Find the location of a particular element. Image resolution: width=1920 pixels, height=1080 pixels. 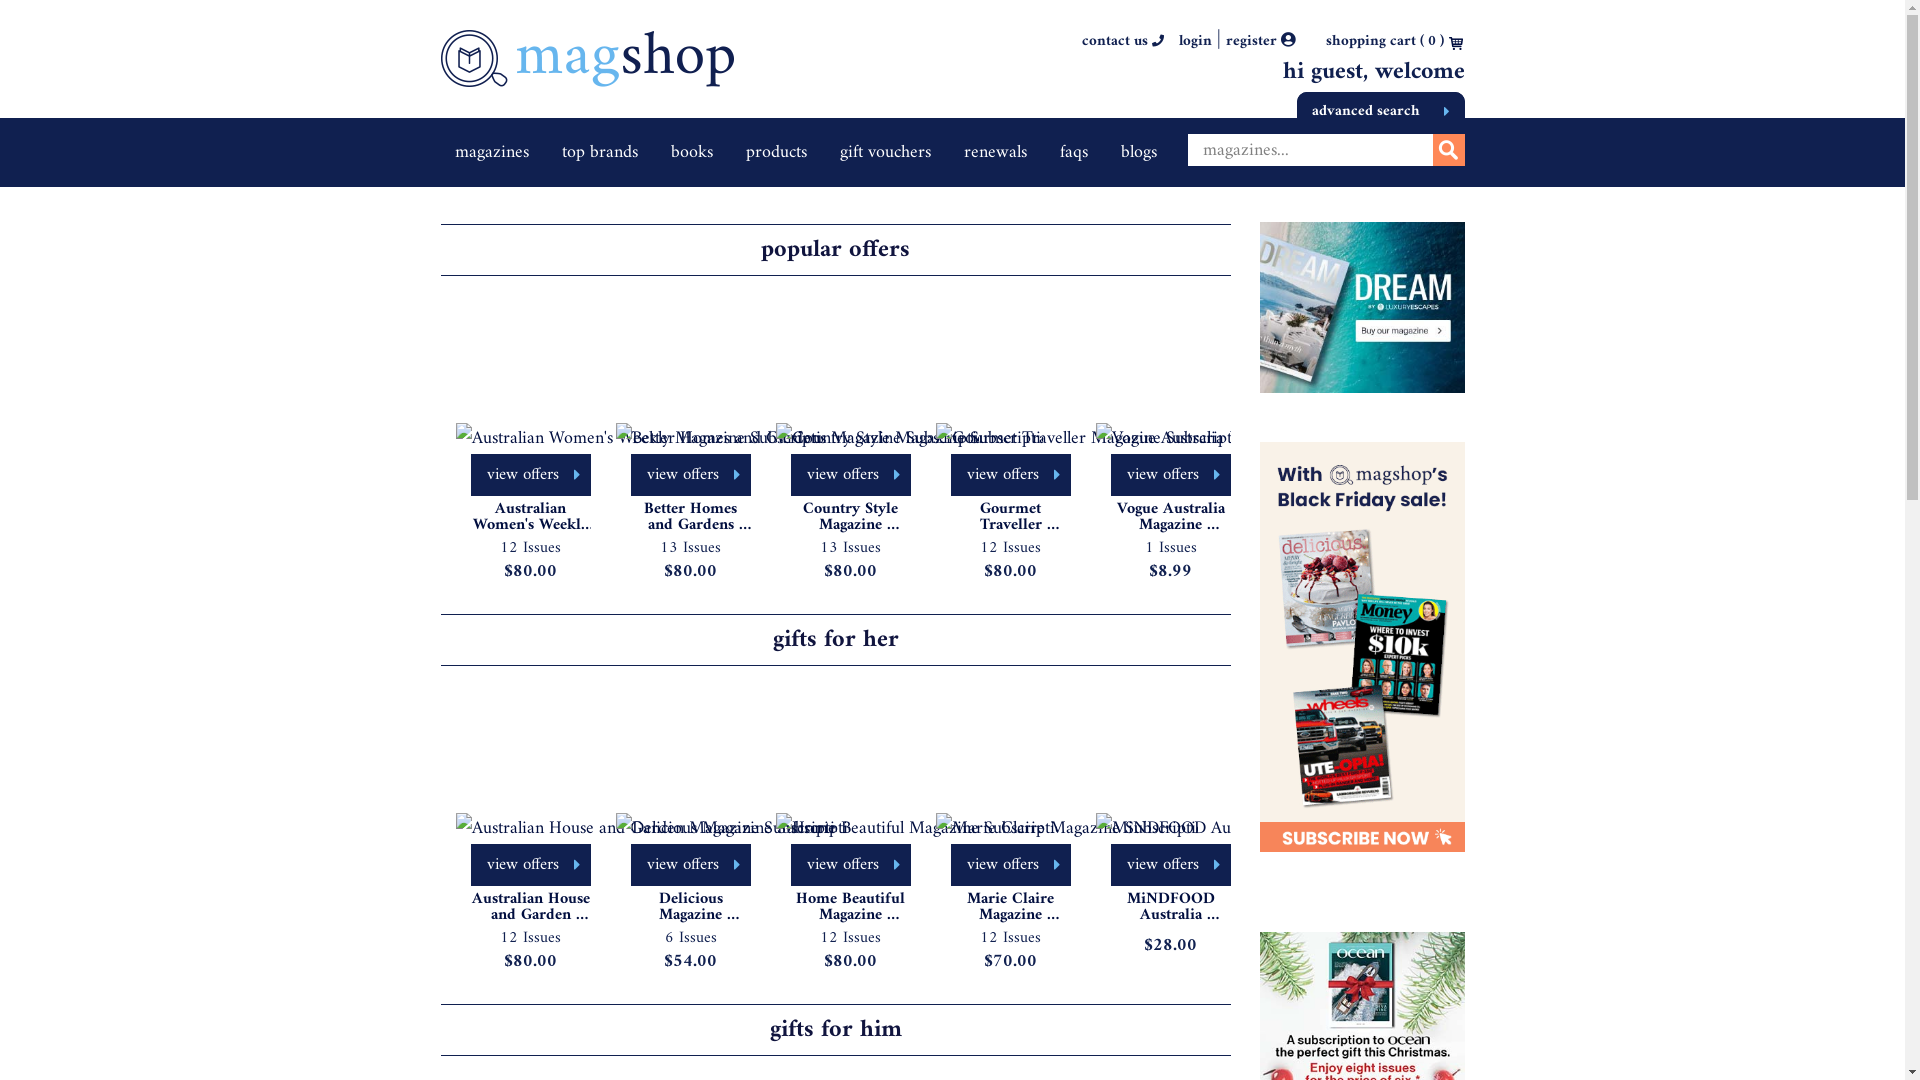

'contact us' is located at coordinates (1080, 41).